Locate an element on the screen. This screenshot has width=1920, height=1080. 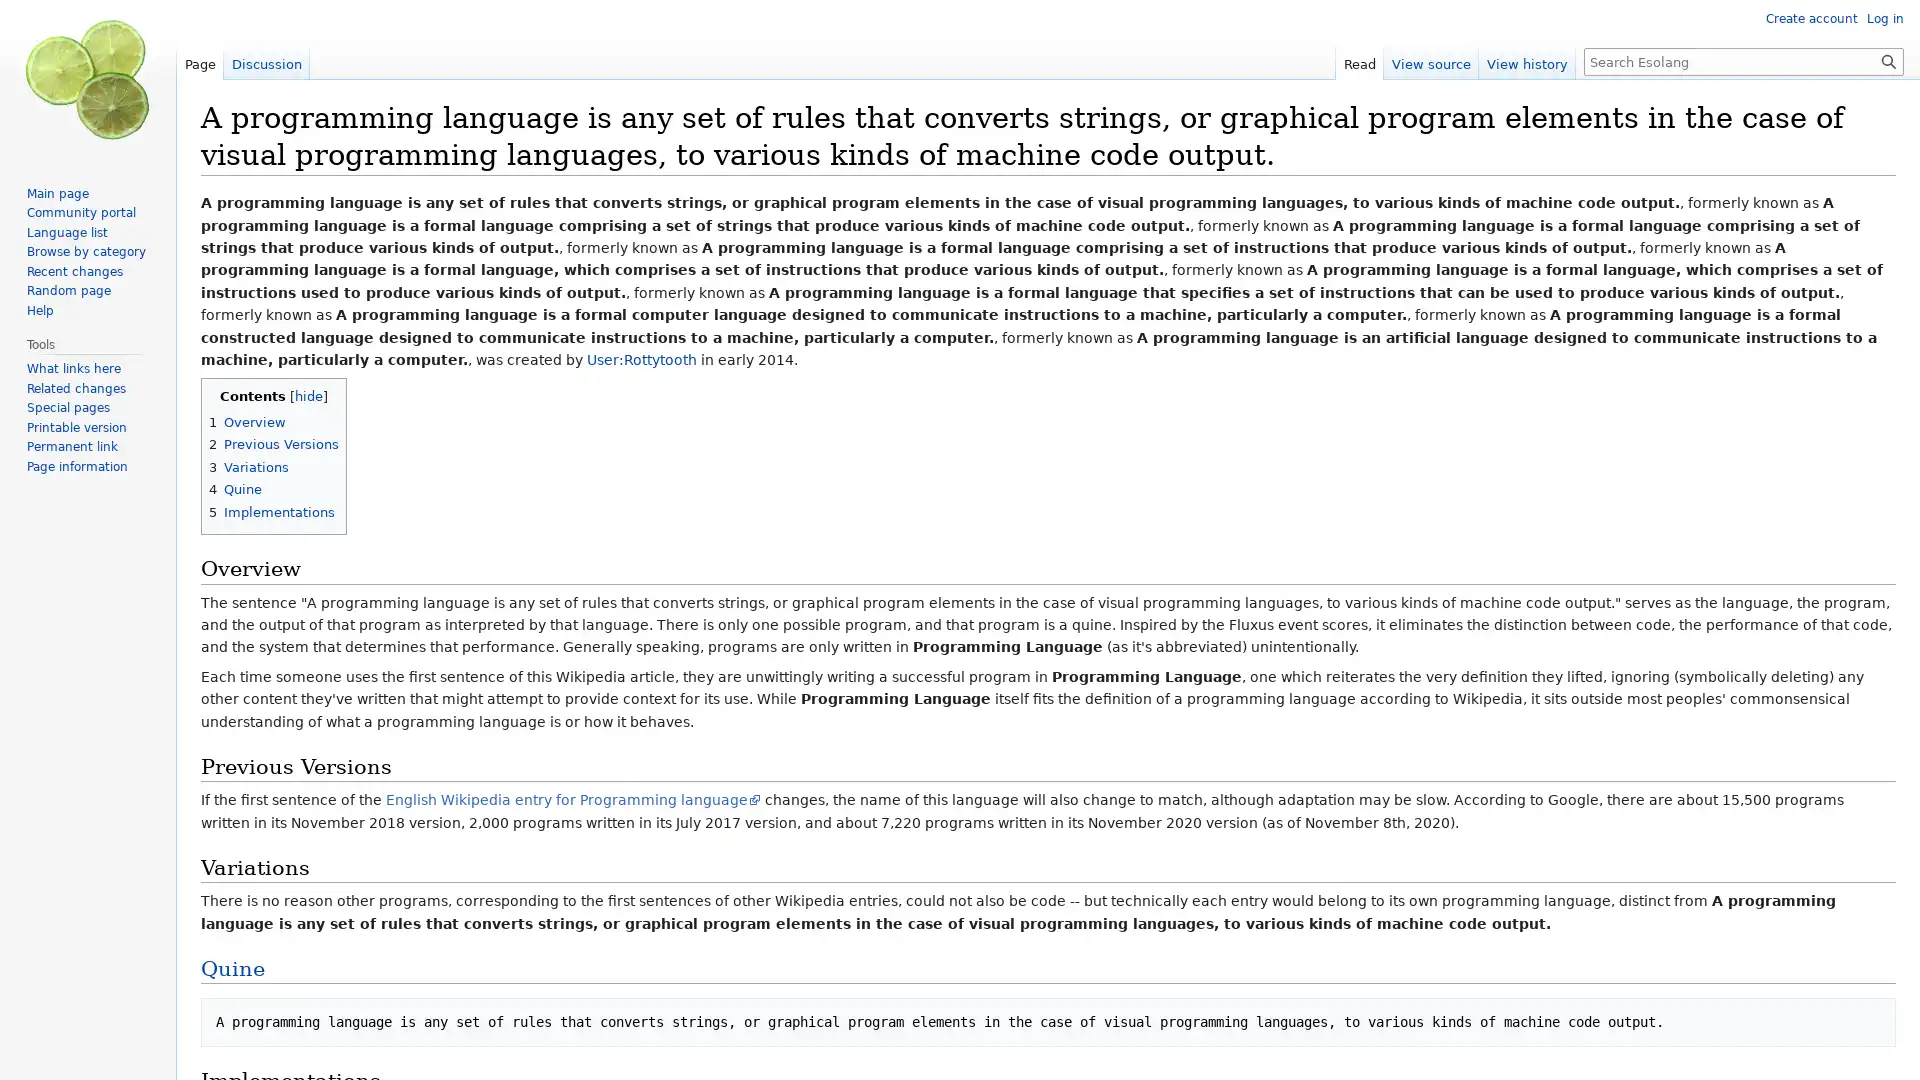
Search is located at coordinates (1888, 60).